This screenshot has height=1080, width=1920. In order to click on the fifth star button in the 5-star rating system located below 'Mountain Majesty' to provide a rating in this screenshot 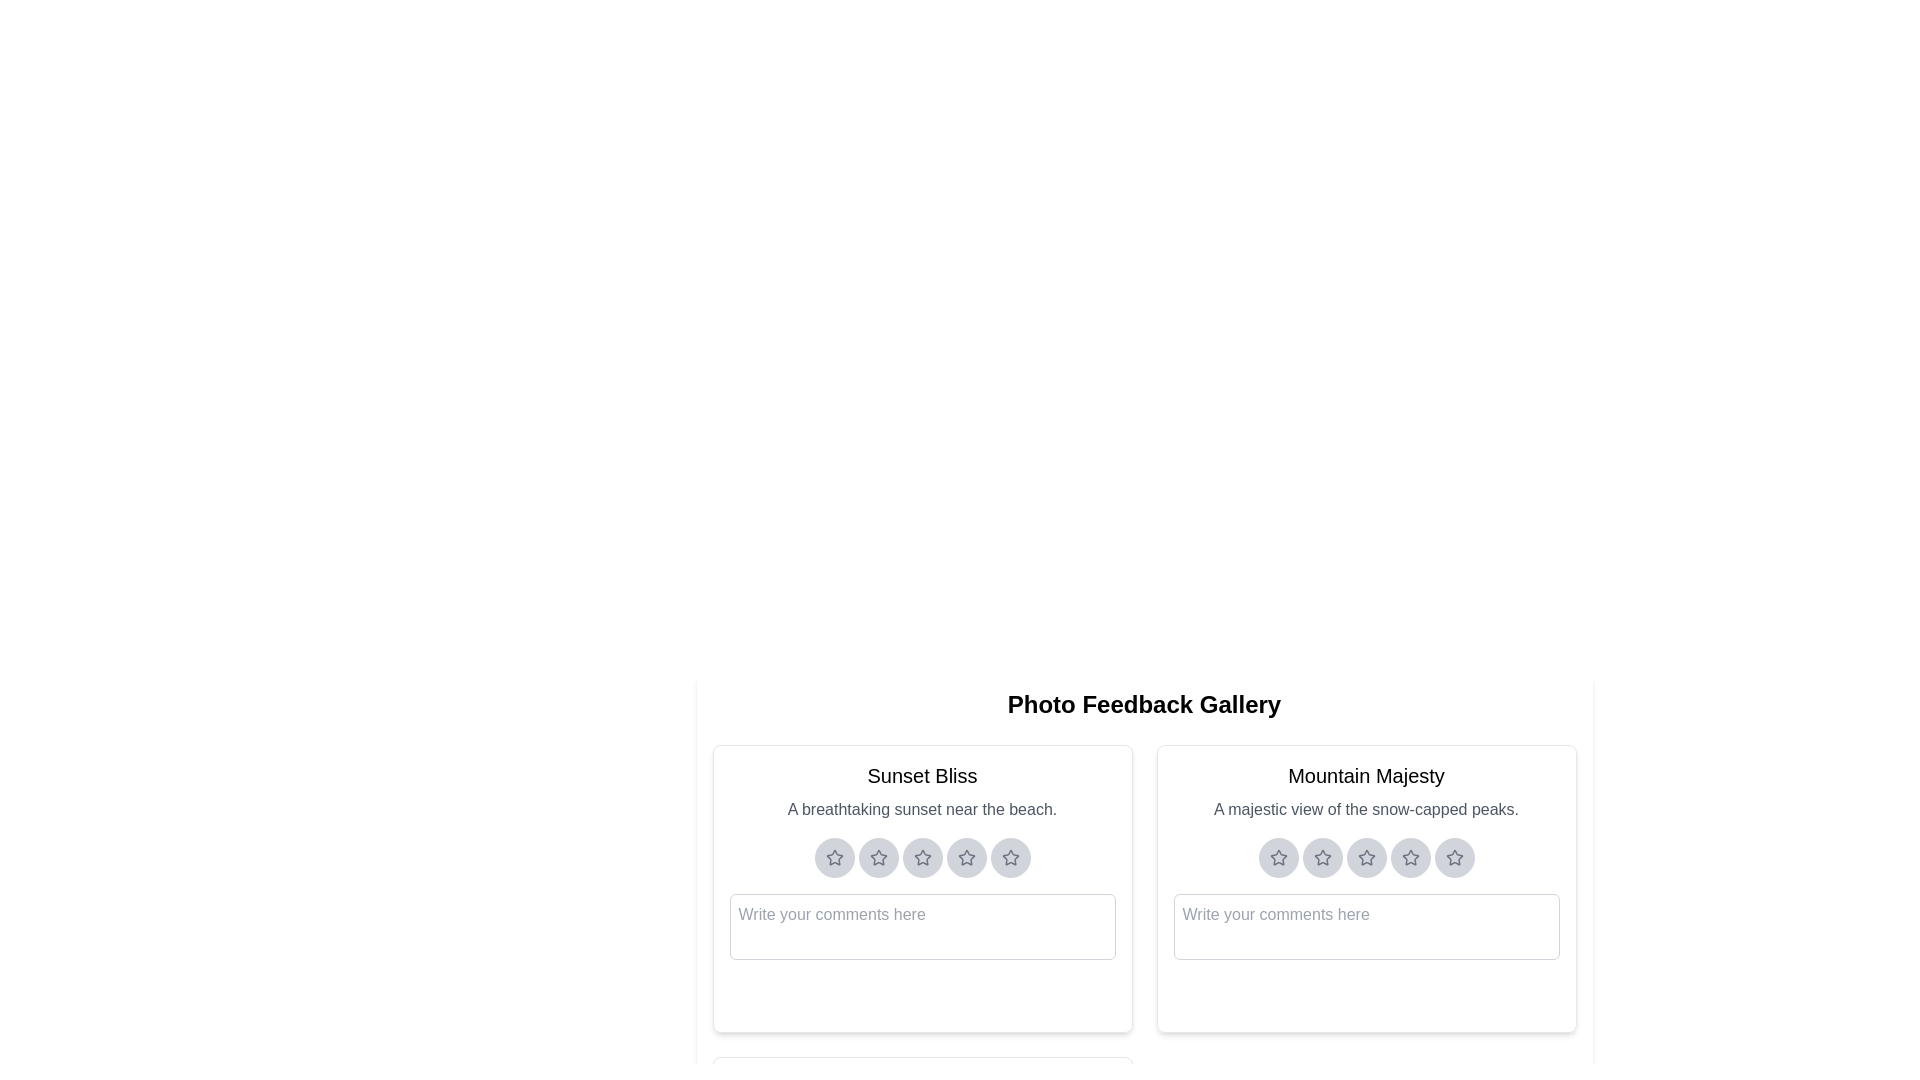, I will do `click(1454, 856)`.